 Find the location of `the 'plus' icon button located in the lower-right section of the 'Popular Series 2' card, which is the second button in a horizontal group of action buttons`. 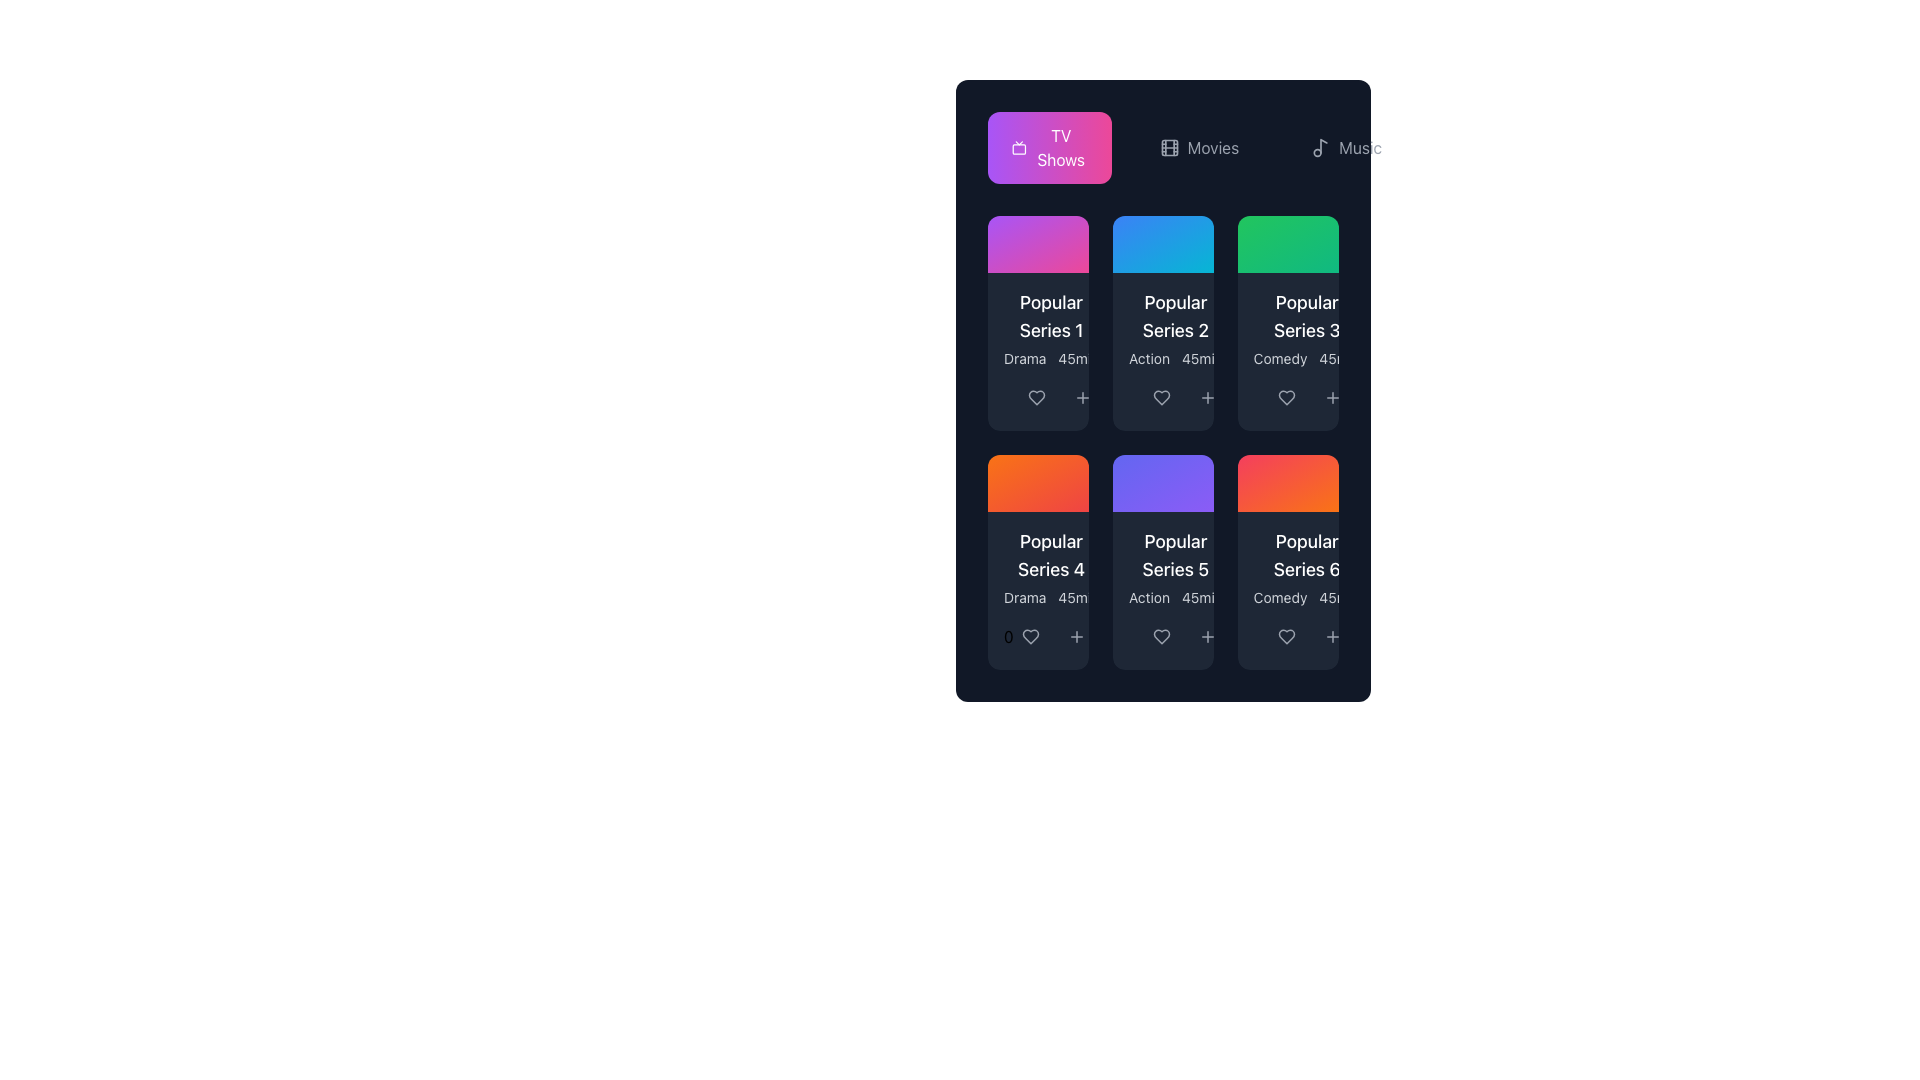

the 'plus' icon button located in the lower-right section of the 'Popular Series 2' card, which is the second button in a horizontal group of action buttons is located at coordinates (1207, 397).